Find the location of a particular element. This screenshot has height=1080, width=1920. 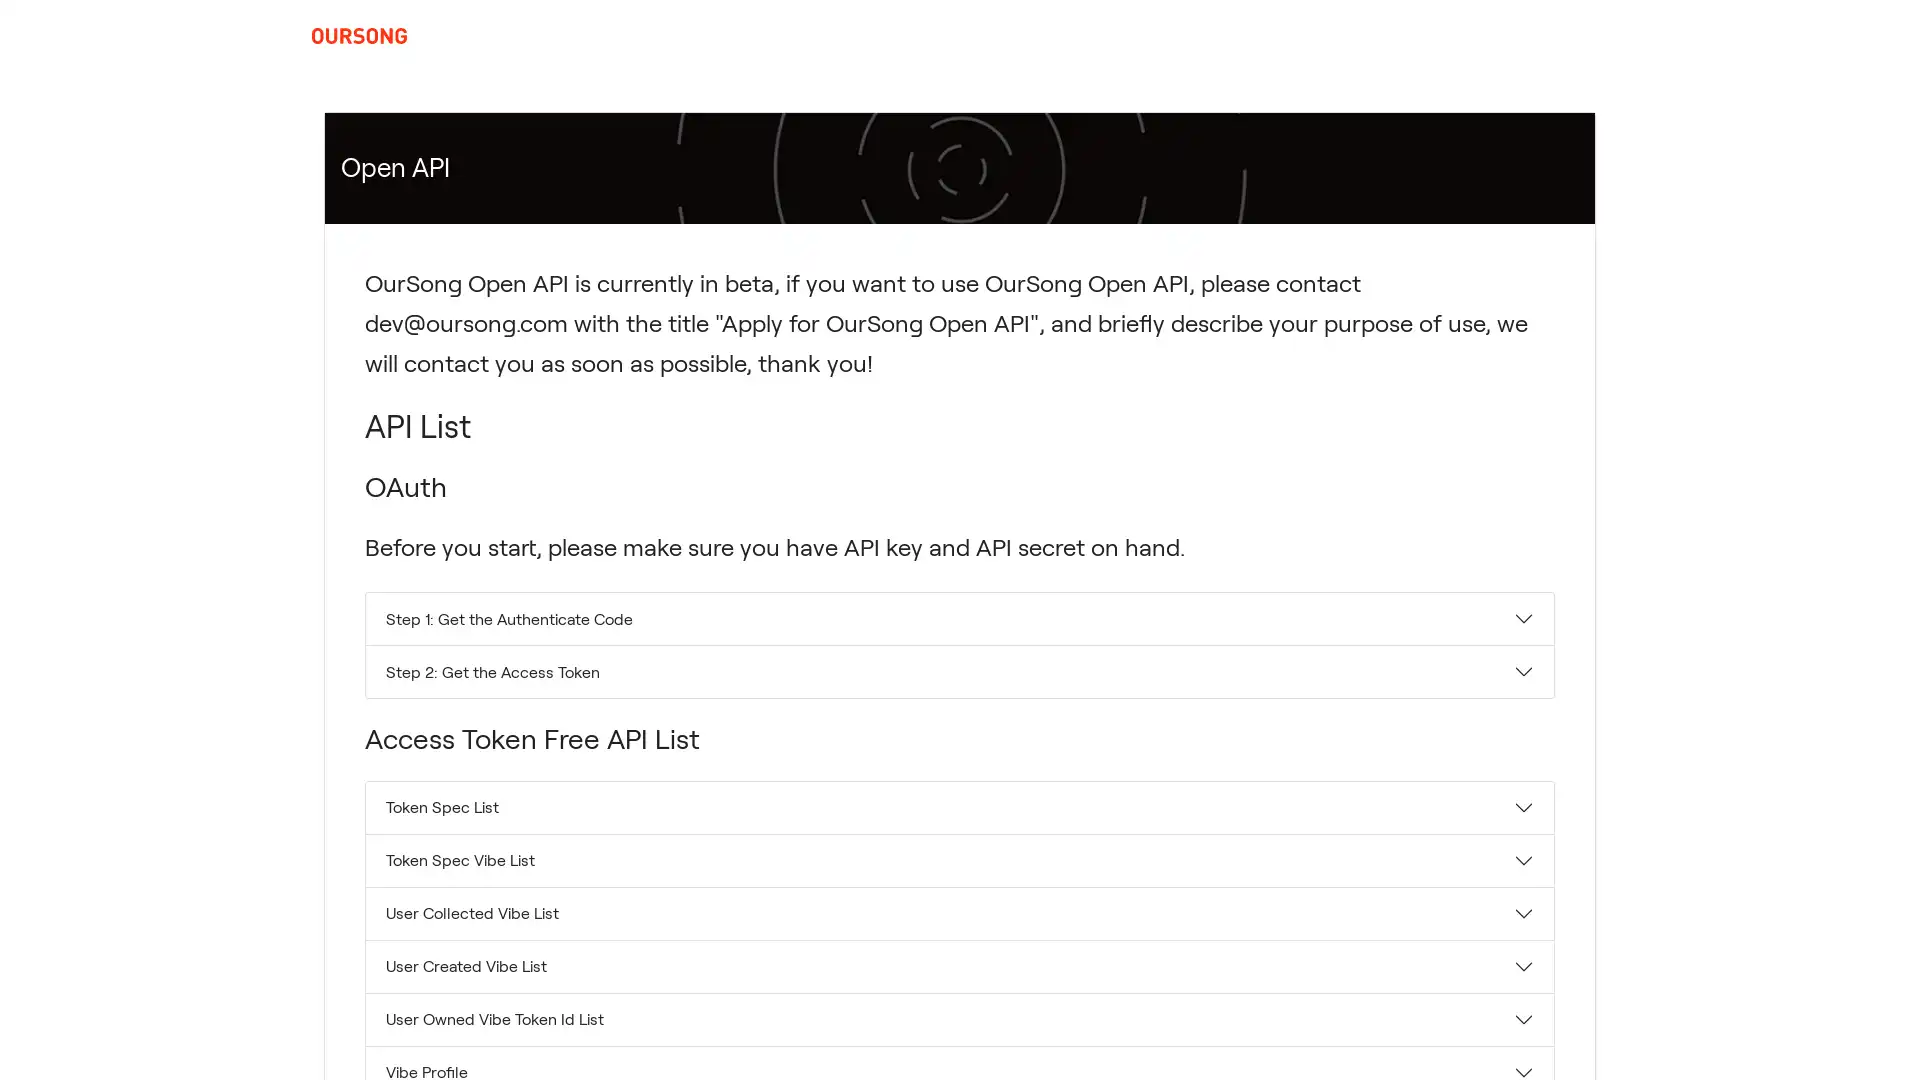

Token Spec Vibe List is located at coordinates (960, 859).